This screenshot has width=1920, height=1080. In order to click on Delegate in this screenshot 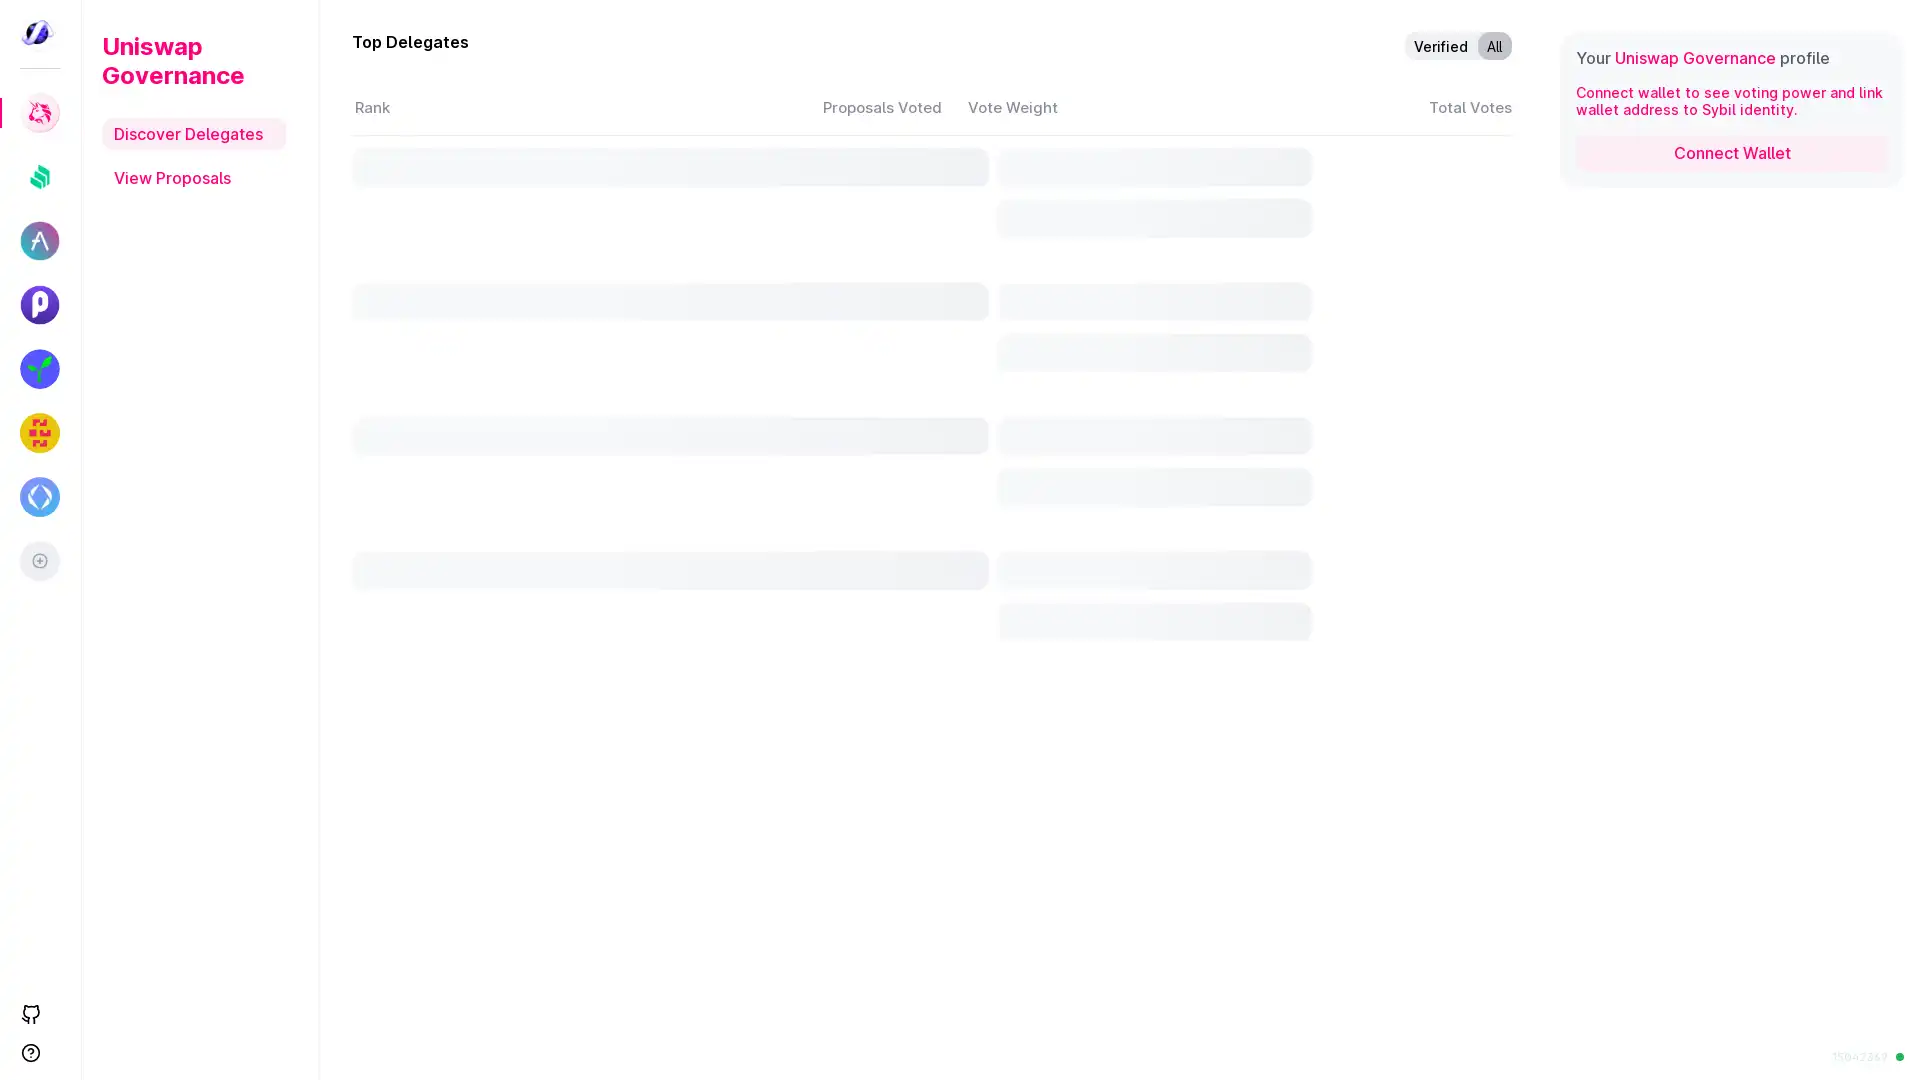, I will do `click(1326, 827)`.